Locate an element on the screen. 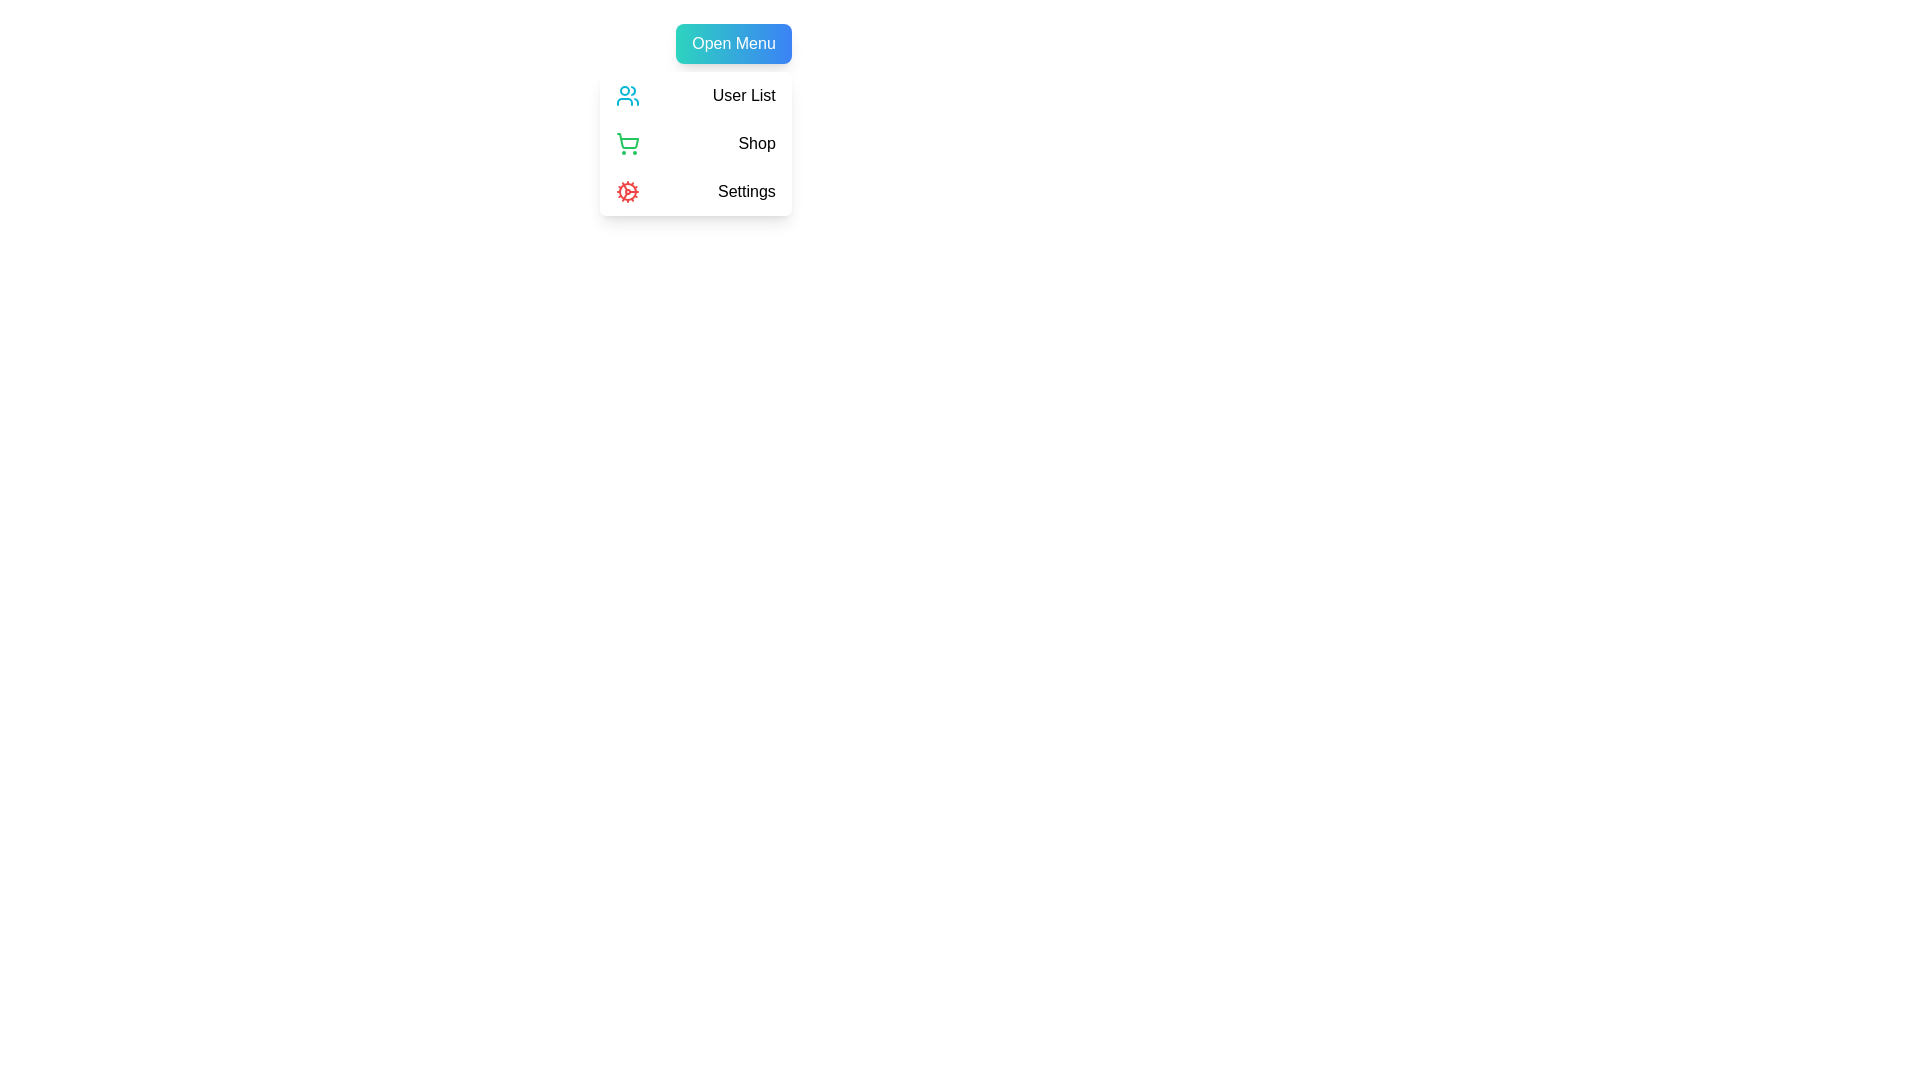 This screenshot has width=1920, height=1080. the 'Open Menu' button to toggle the visibility of the menu is located at coordinates (733, 43).